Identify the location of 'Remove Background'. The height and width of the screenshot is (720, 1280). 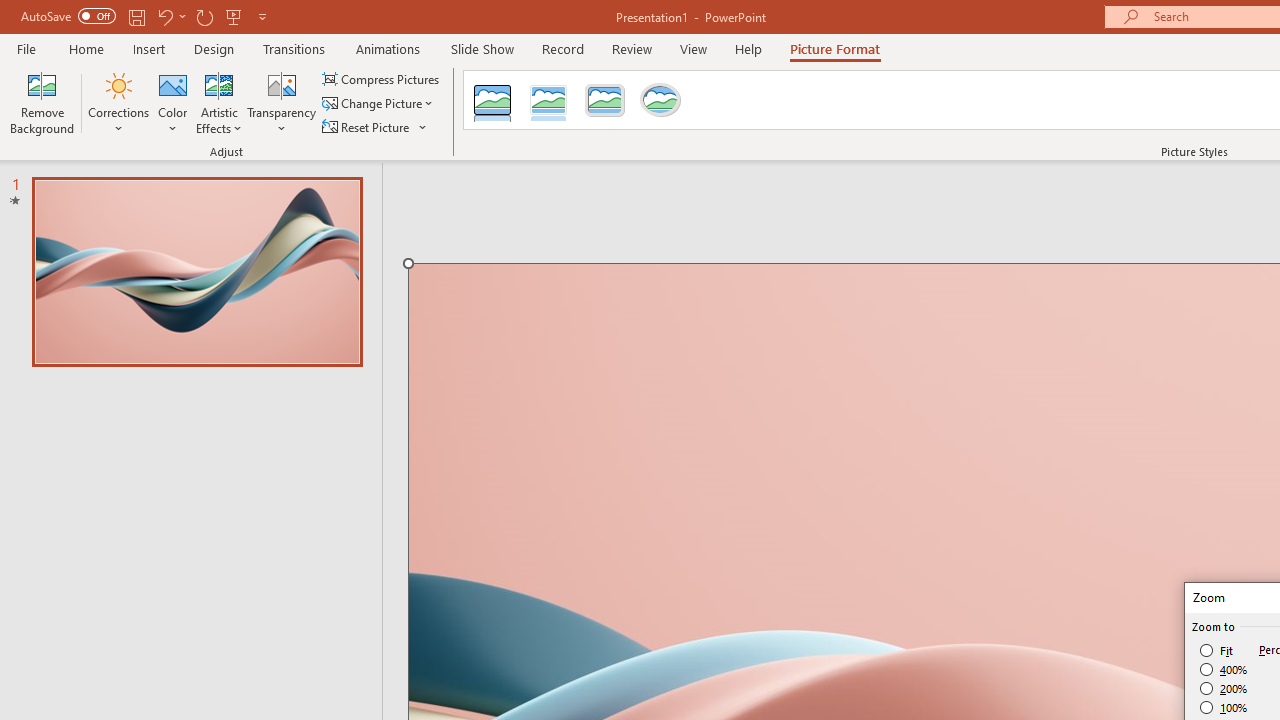
(42, 103).